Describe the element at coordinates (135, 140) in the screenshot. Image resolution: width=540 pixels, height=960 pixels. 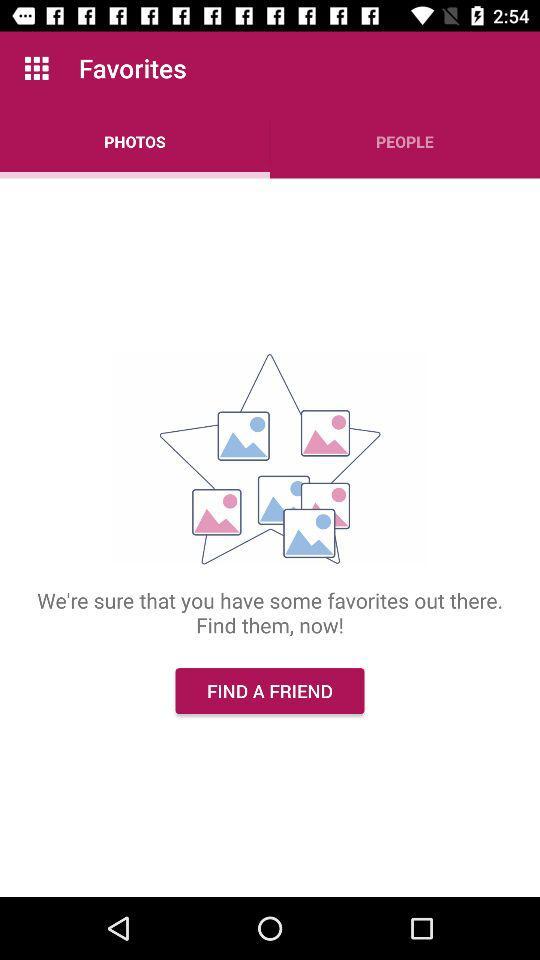
I see `item next to the people app` at that location.